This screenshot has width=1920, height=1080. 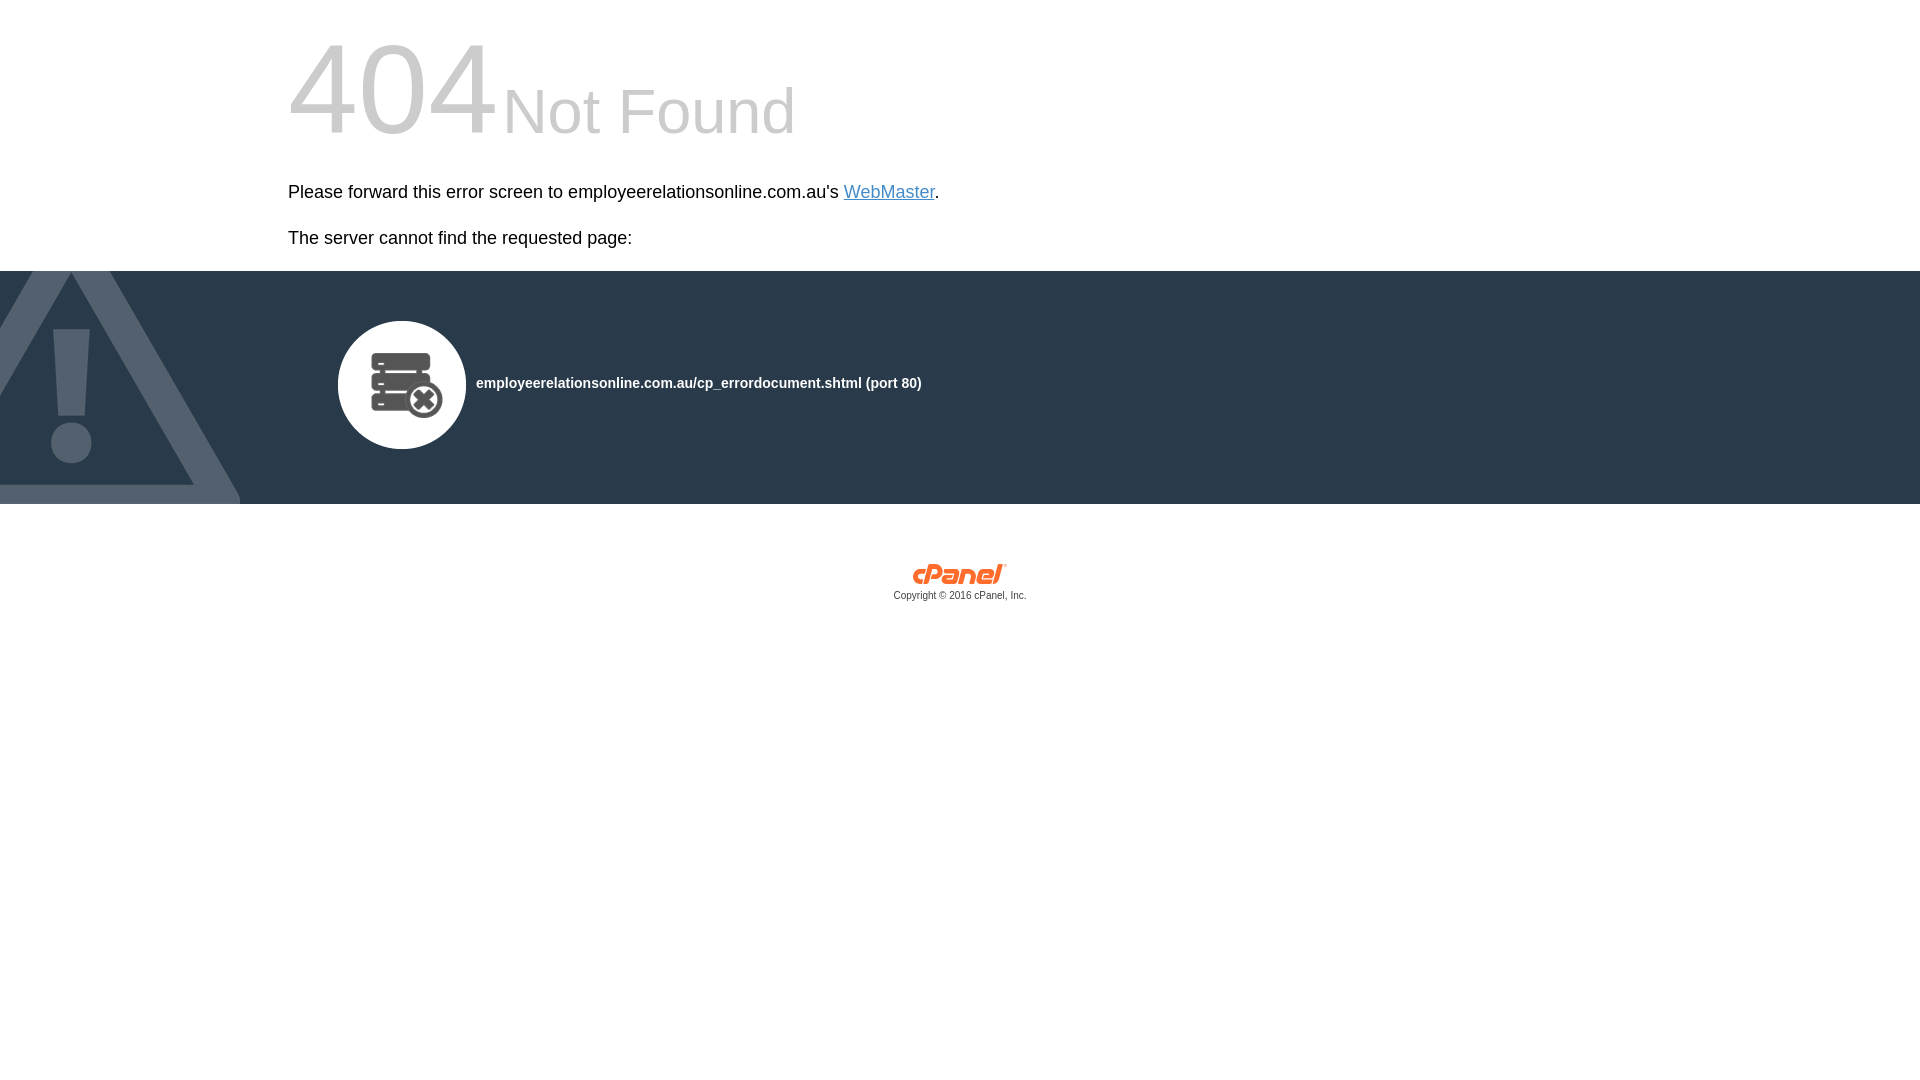 I want to click on 'WebMaster', so click(x=888, y=192).